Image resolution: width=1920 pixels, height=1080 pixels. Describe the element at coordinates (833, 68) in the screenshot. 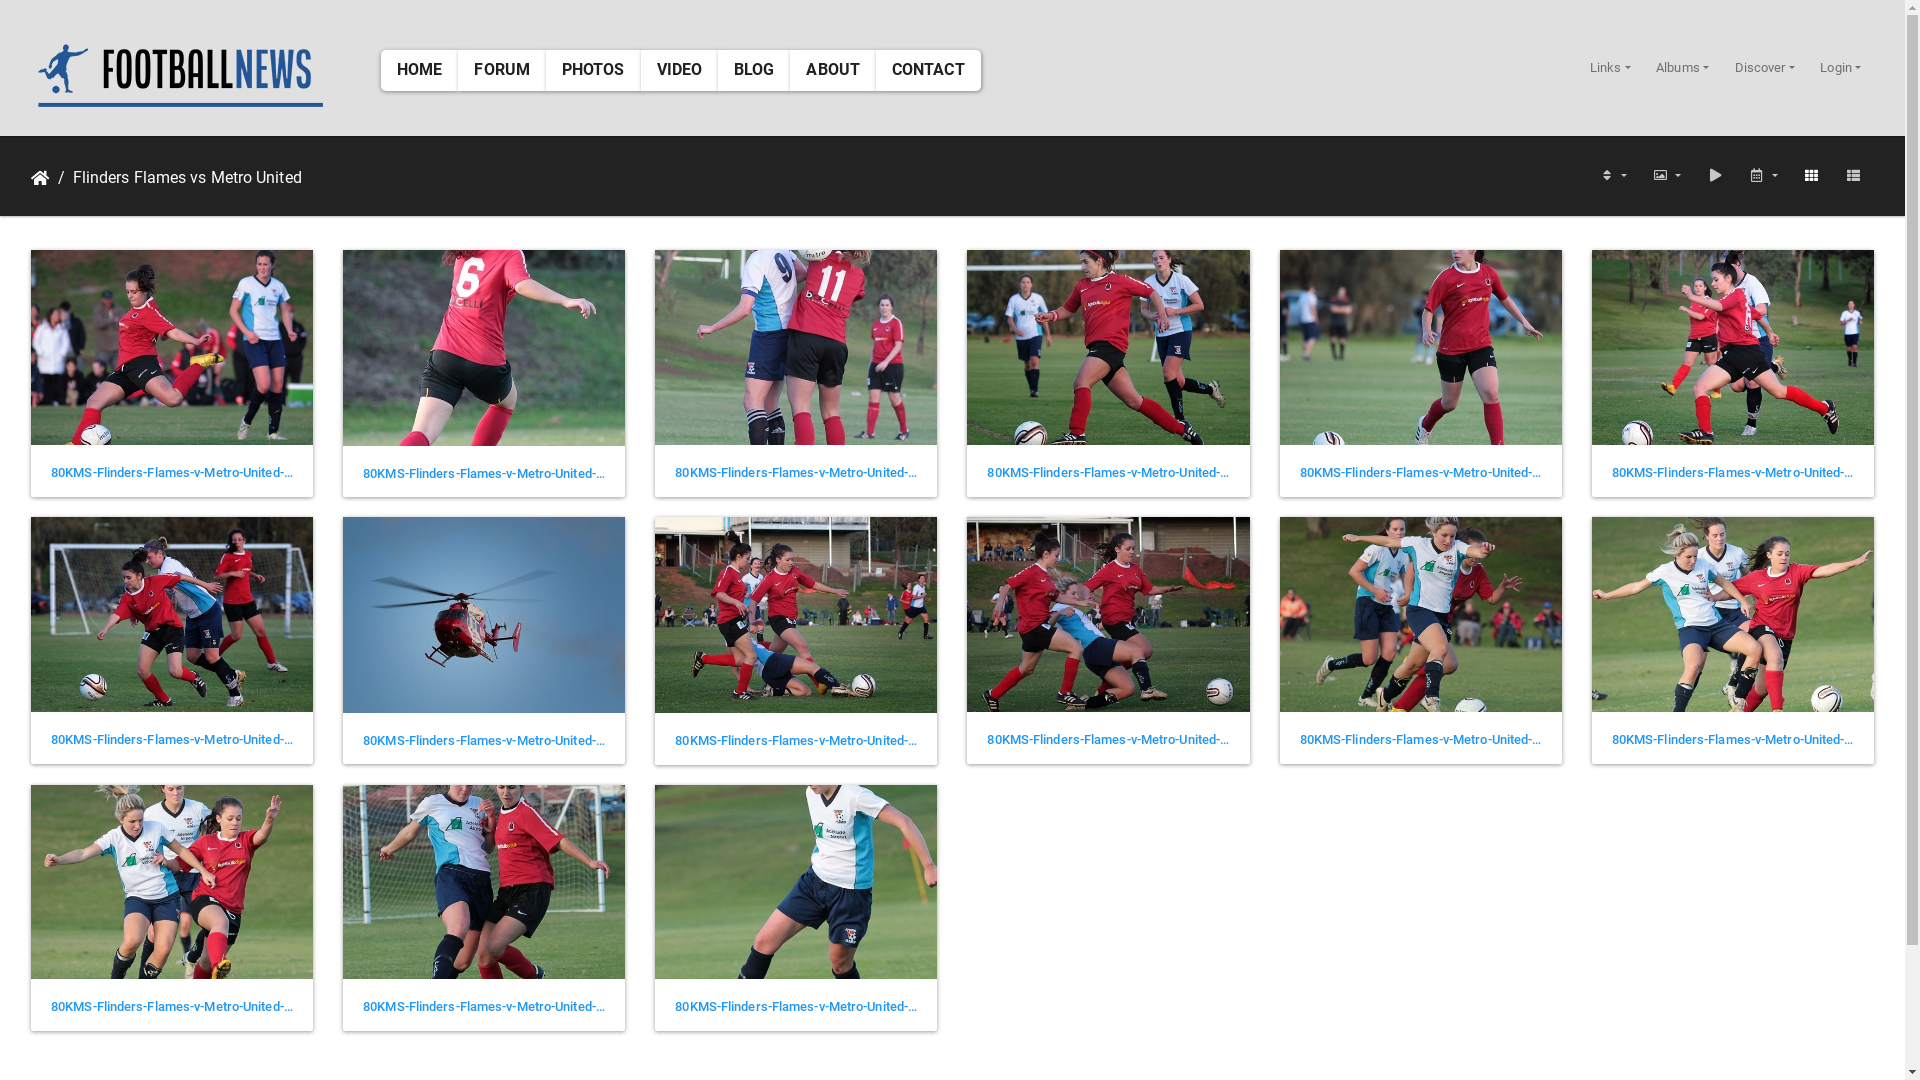

I see `'ABOUT'` at that location.